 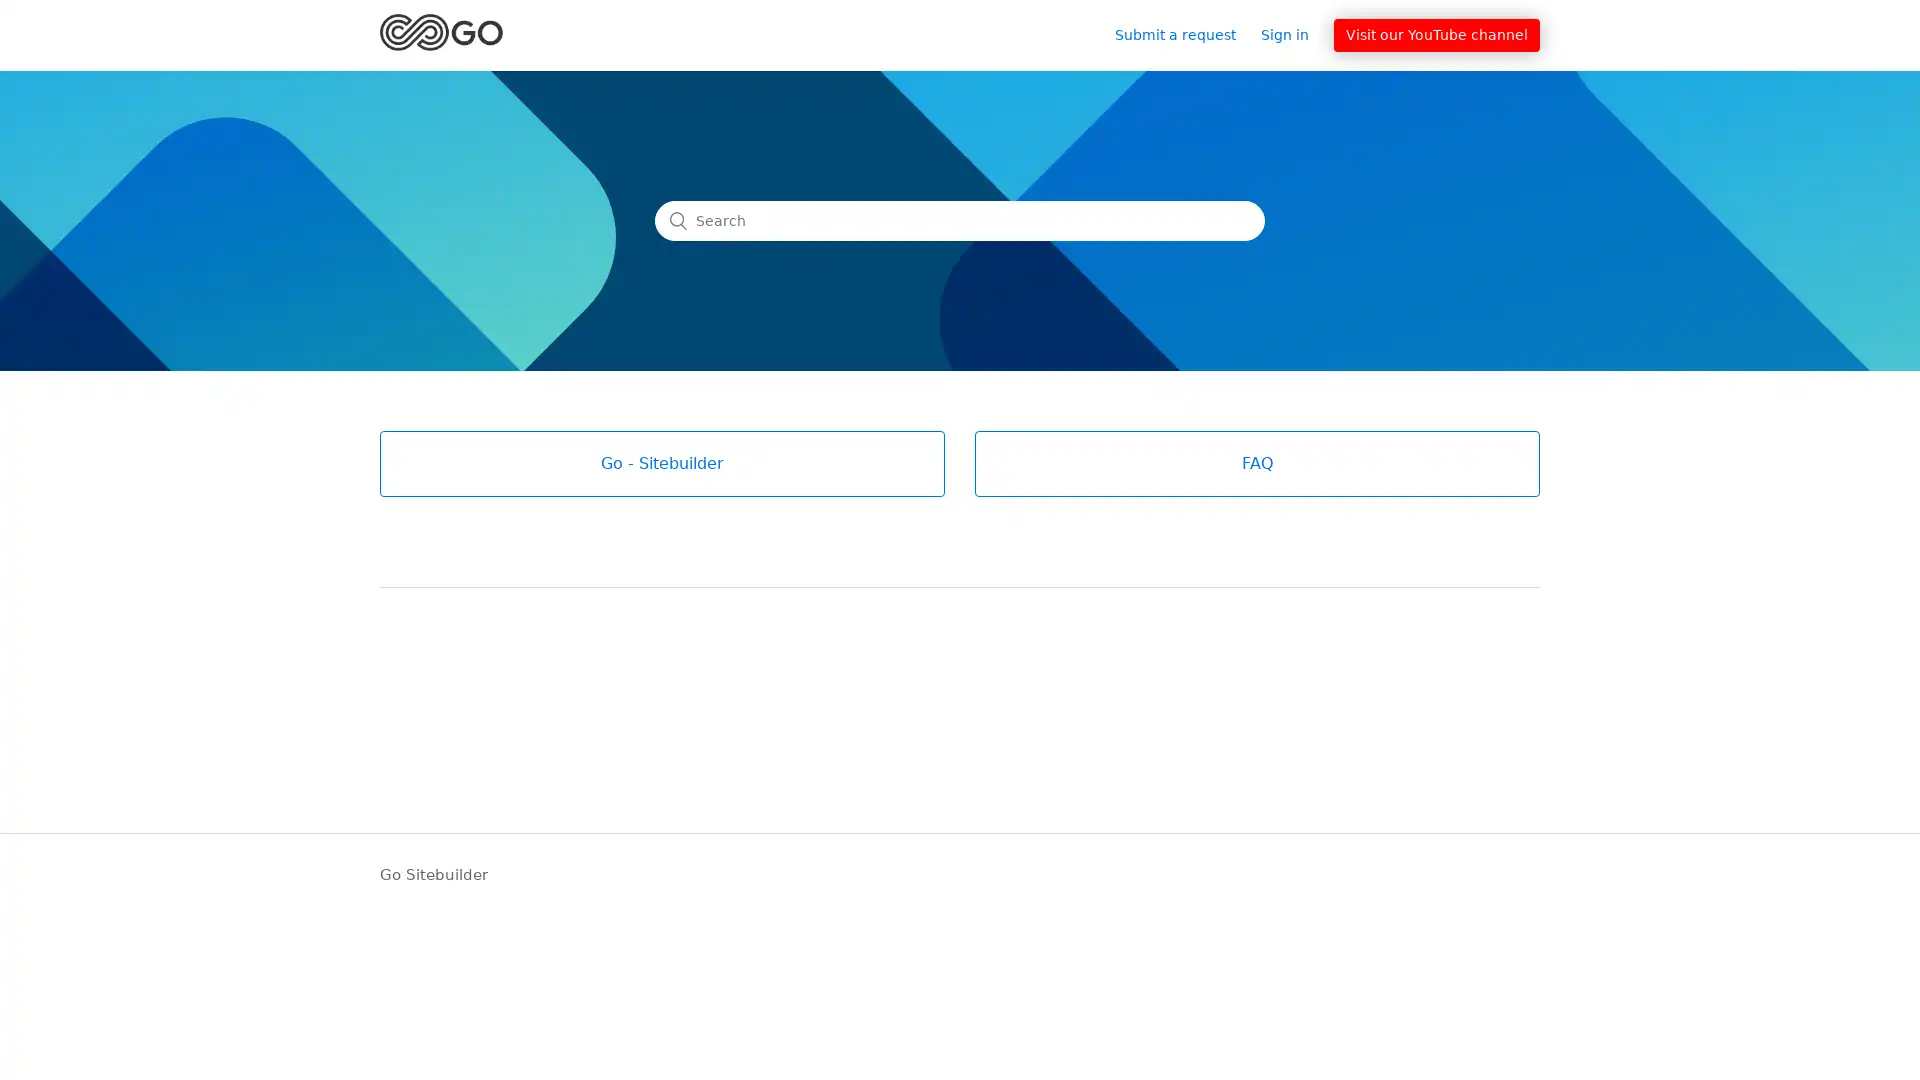 I want to click on Sign in, so click(x=1295, y=34).